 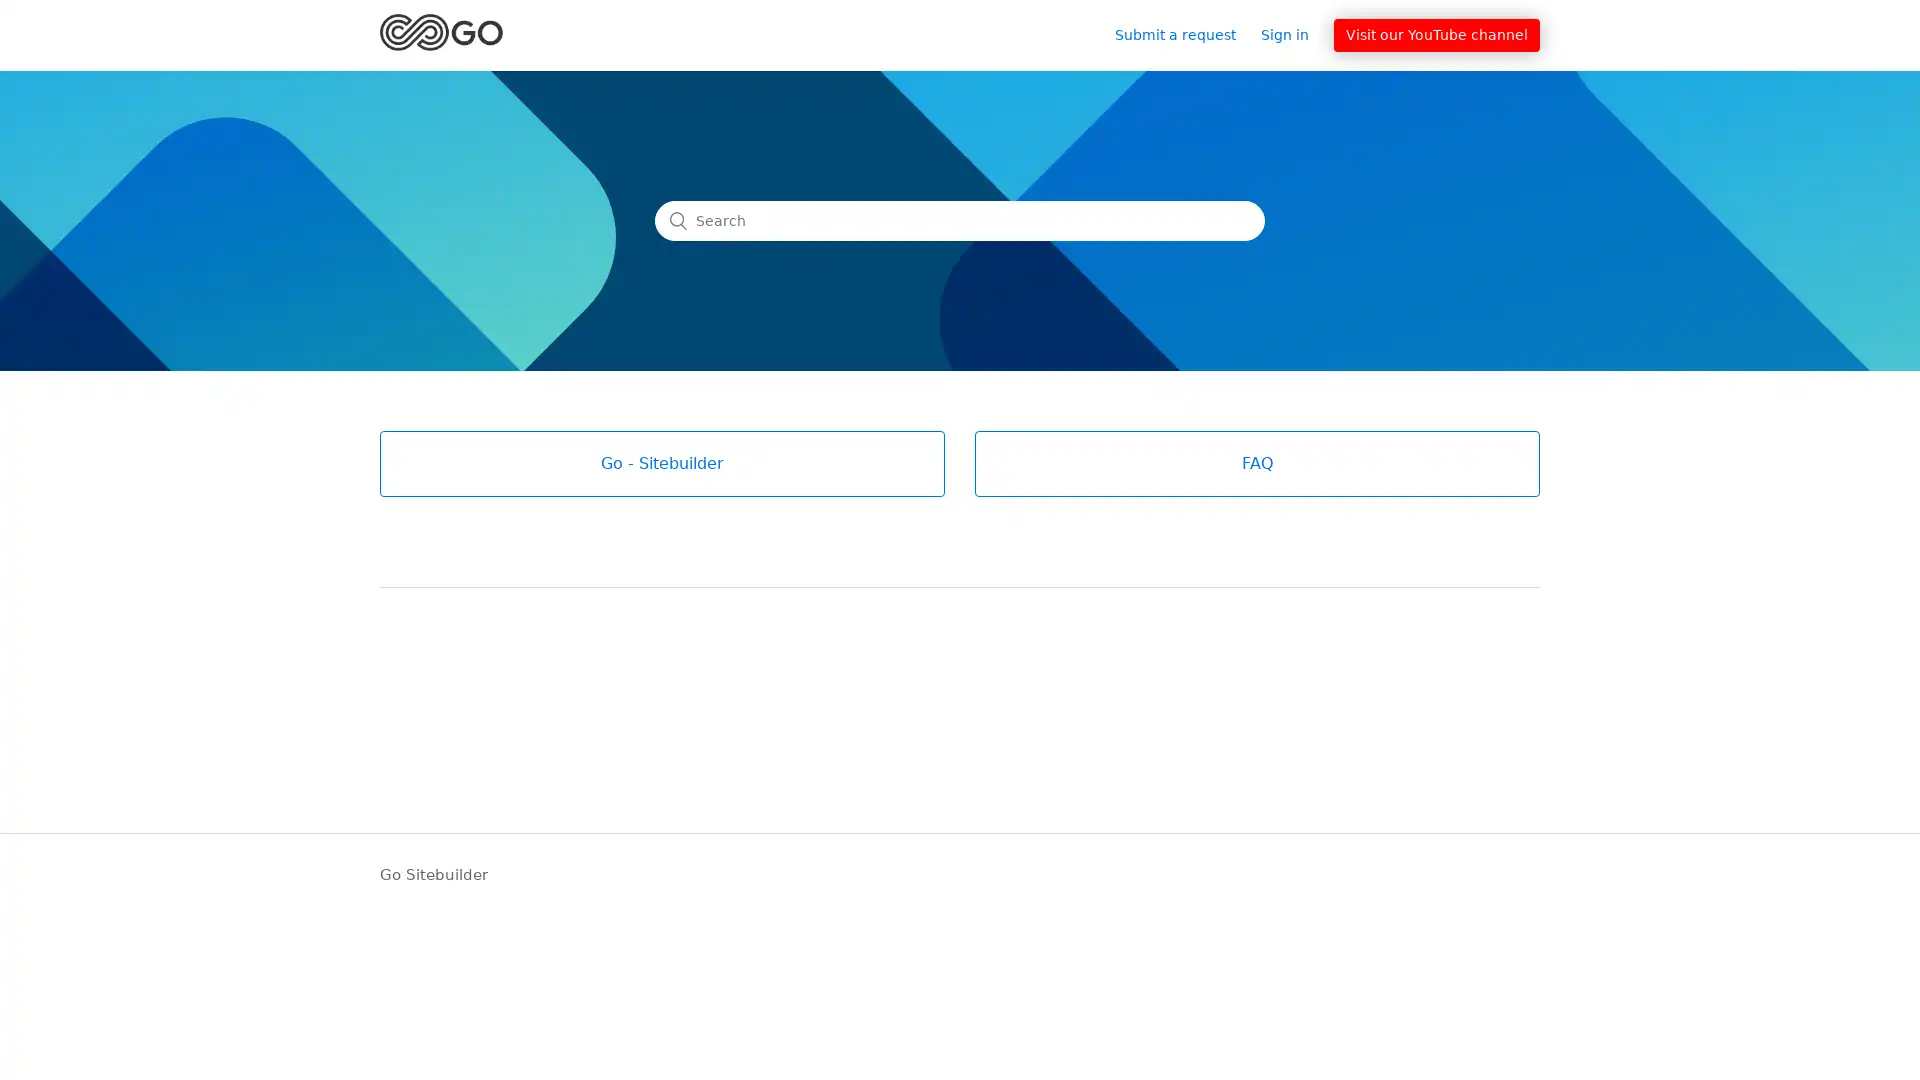 I want to click on Sign in, so click(x=1295, y=34).